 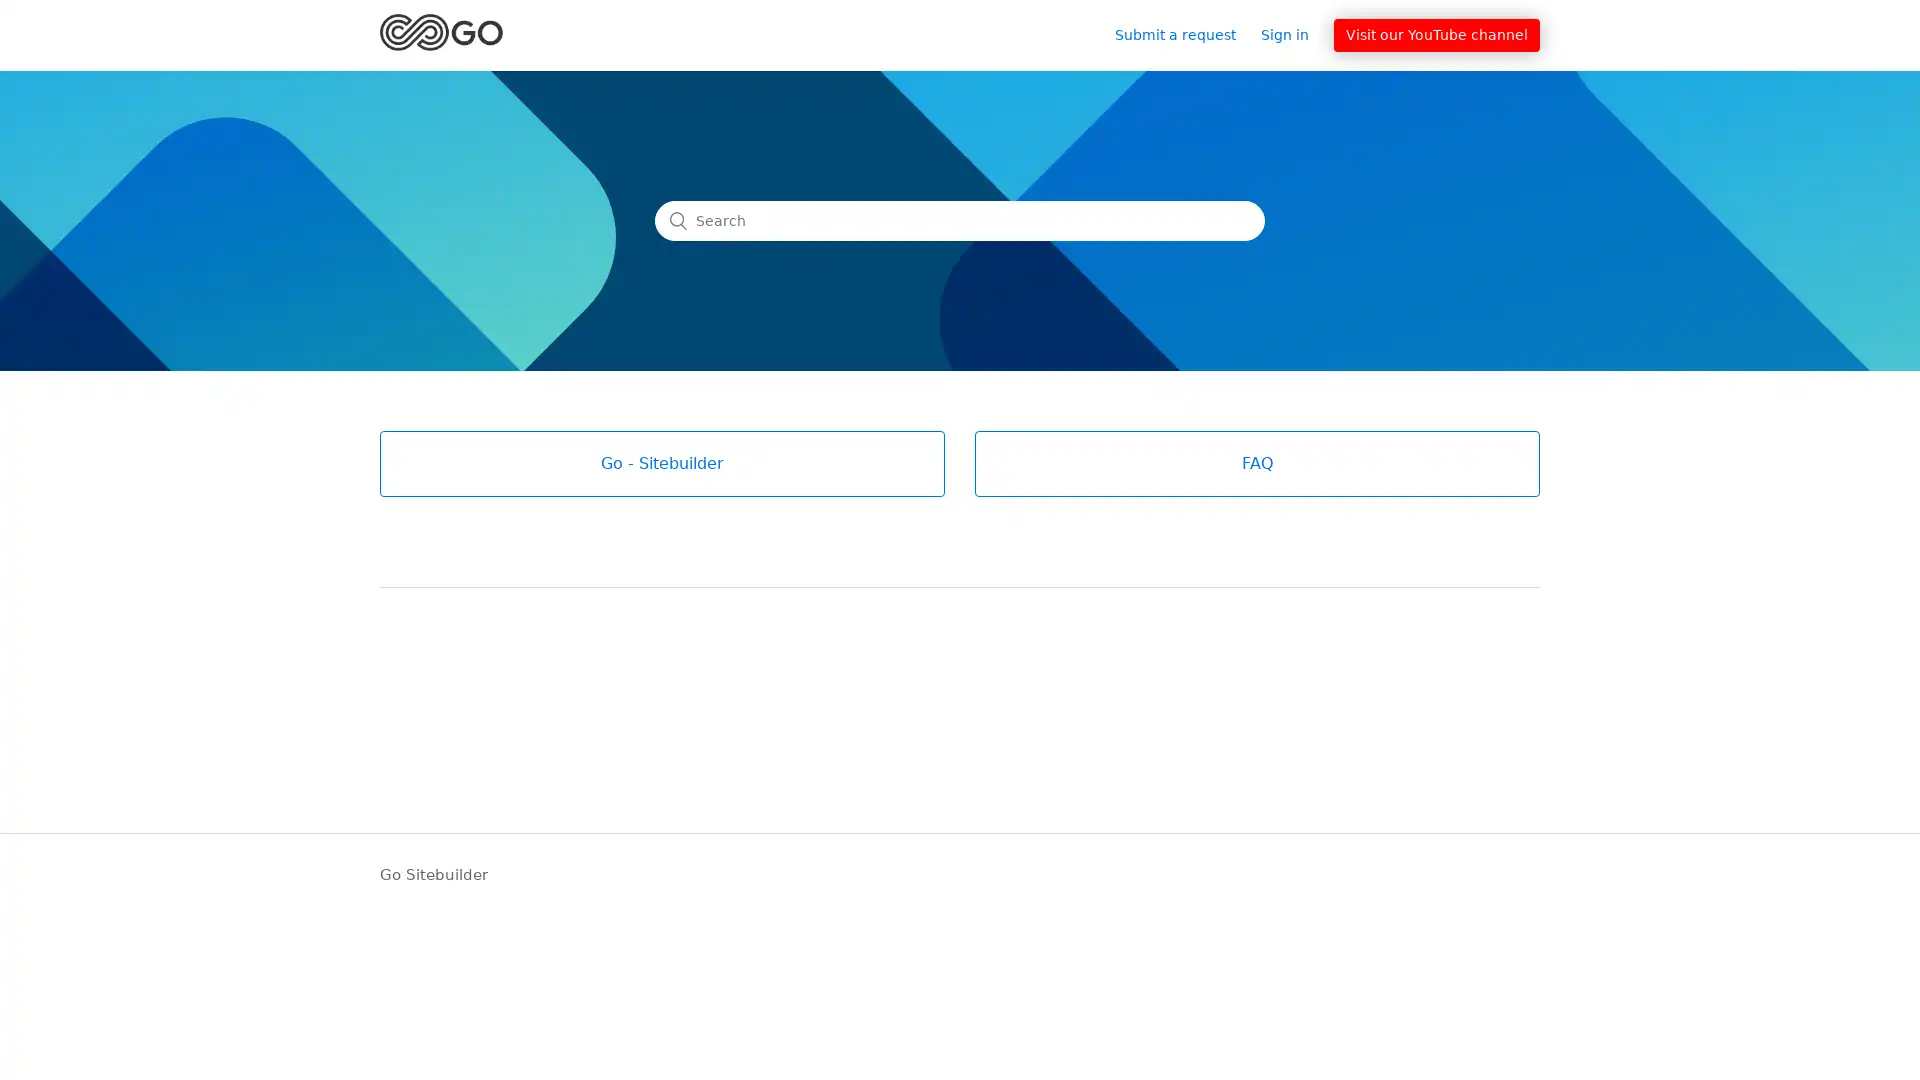 I want to click on Sign in, so click(x=1295, y=34).